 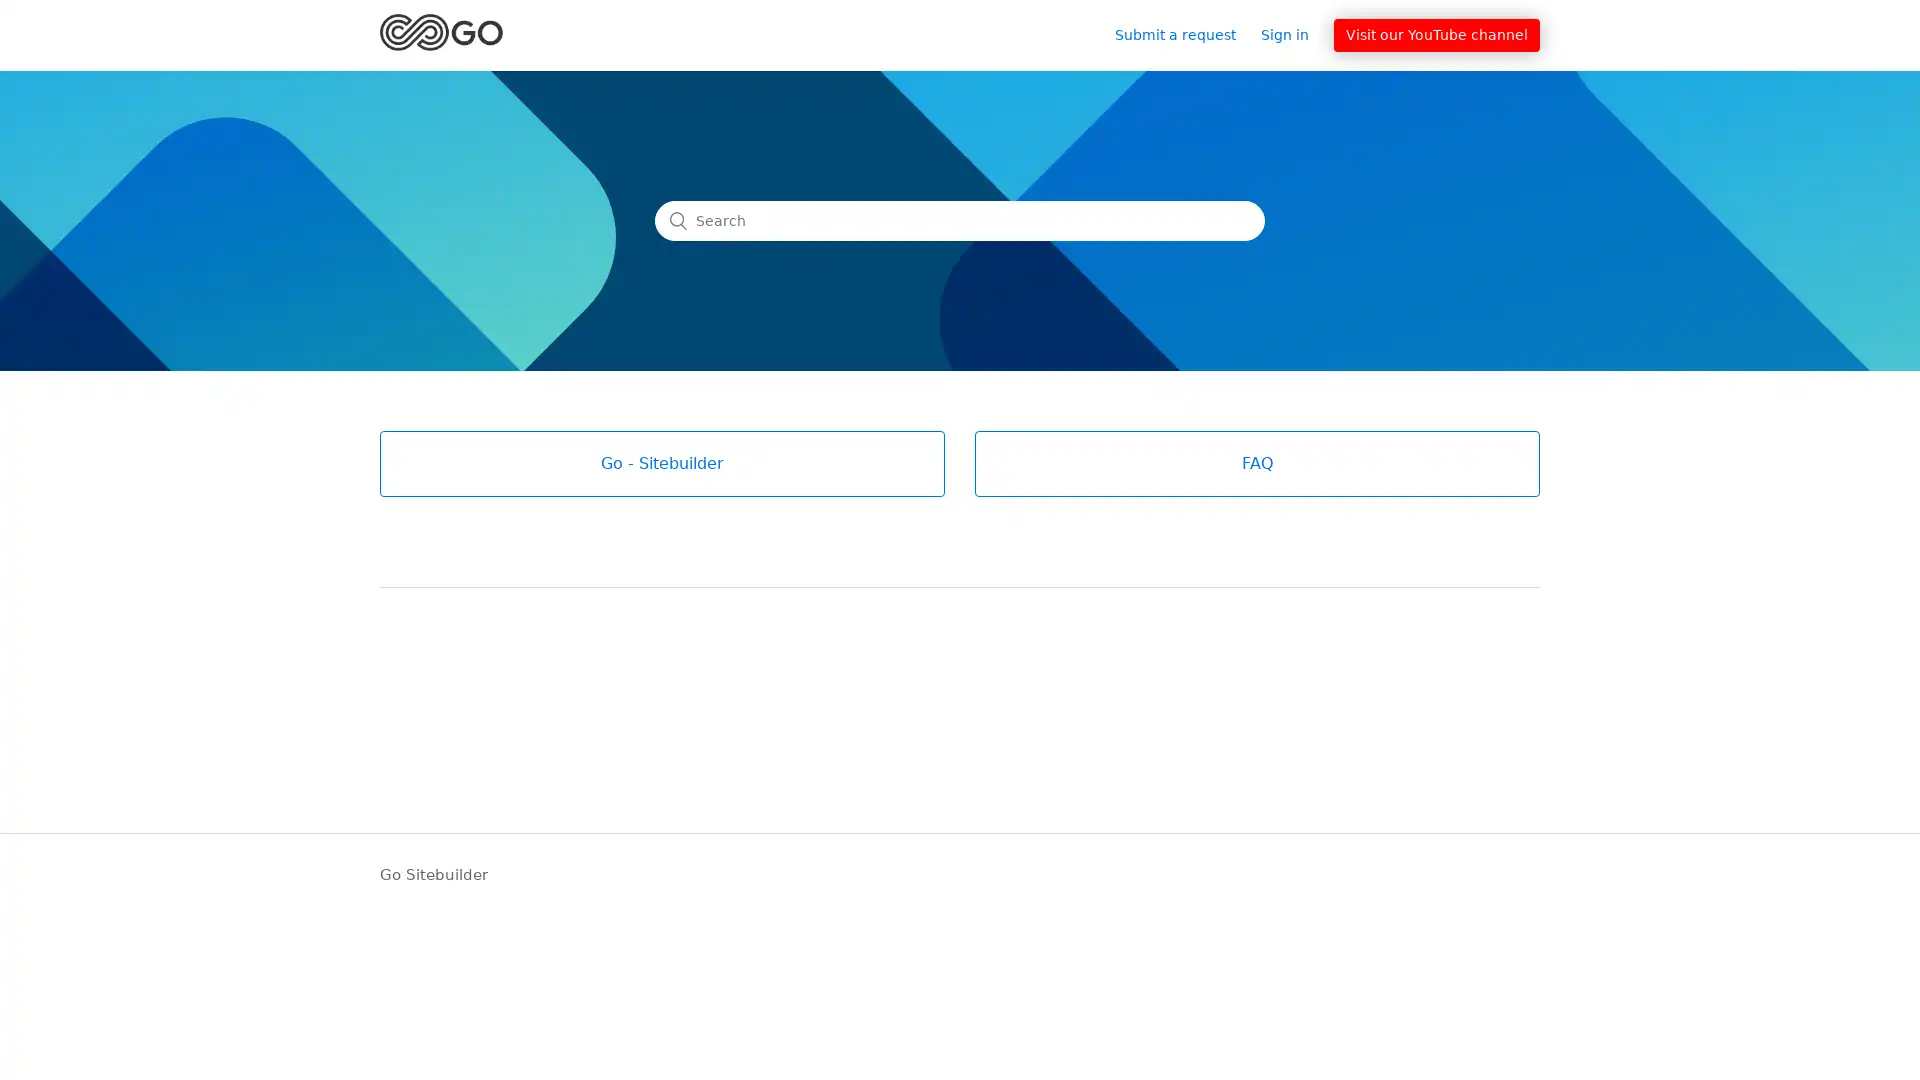 I want to click on Sign in, so click(x=1295, y=34).